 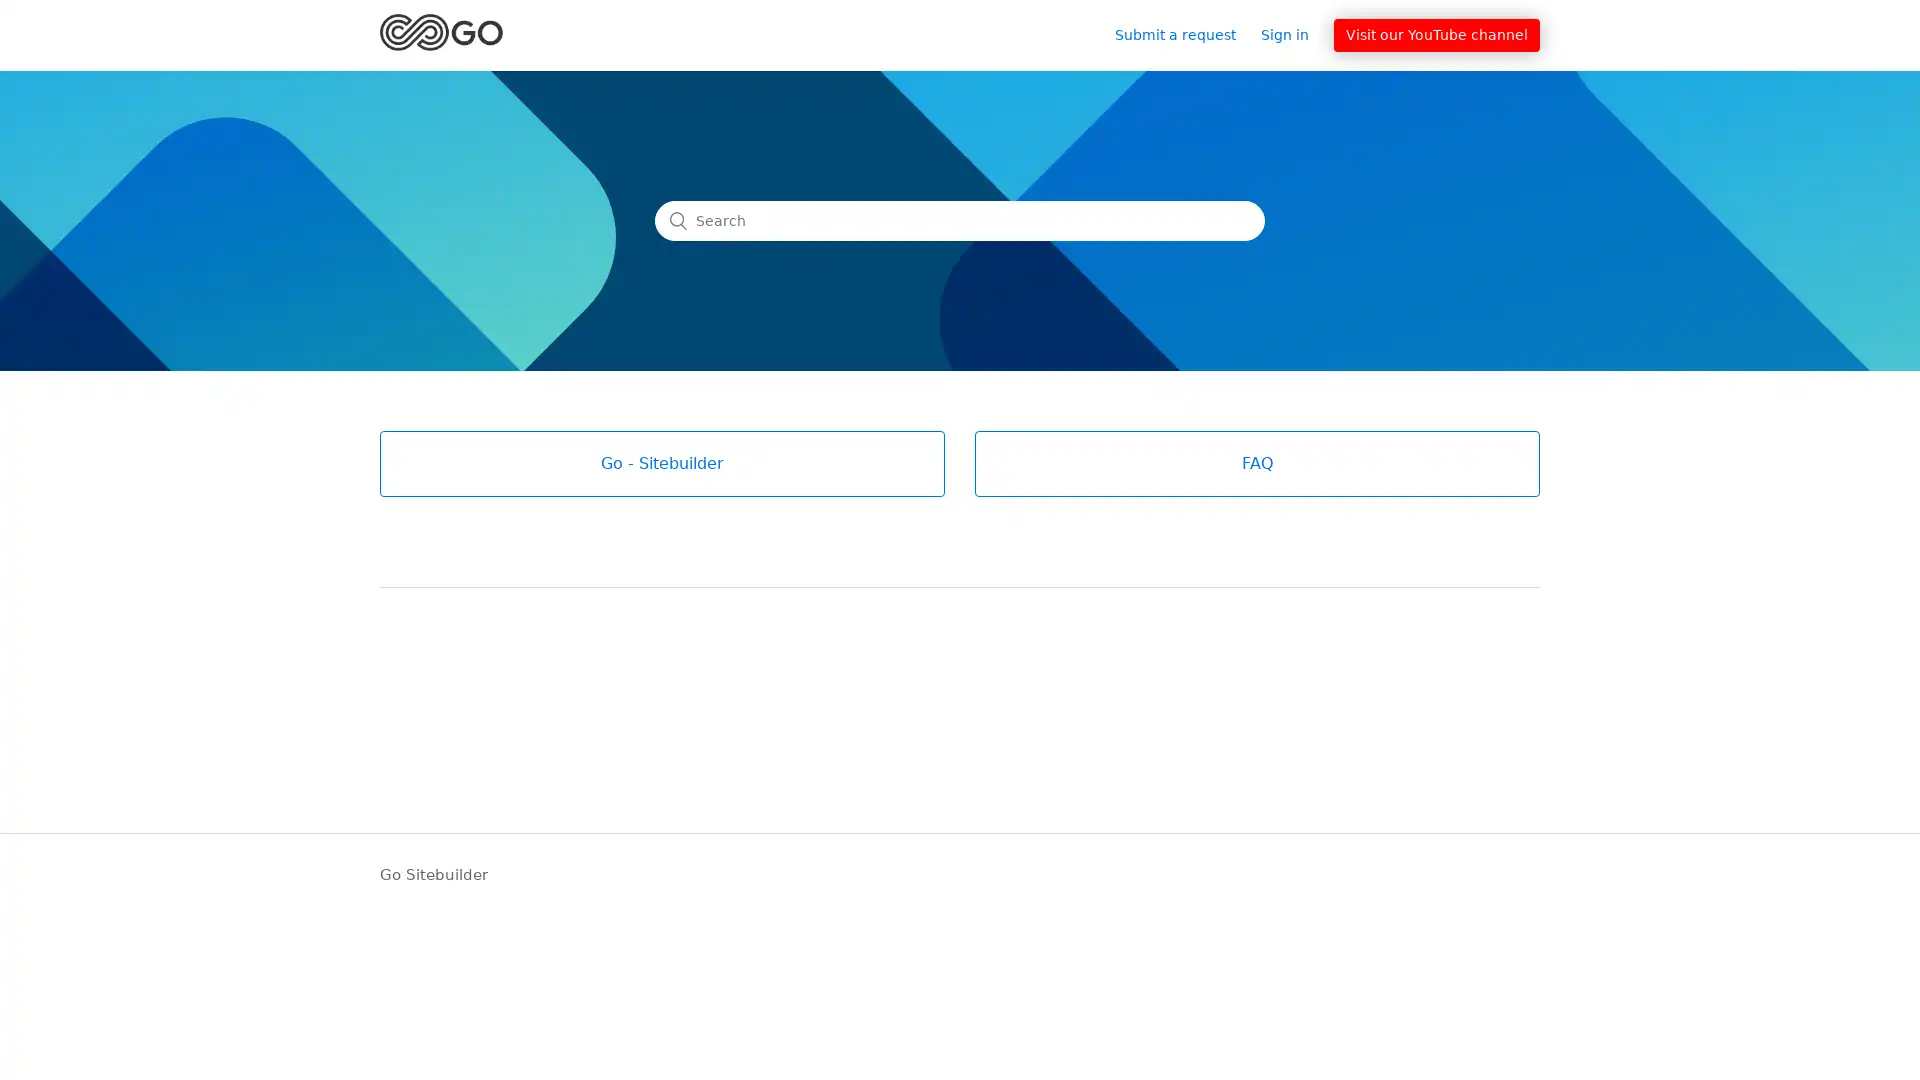 I want to click on Sign in, so click(x=1295, y=34).